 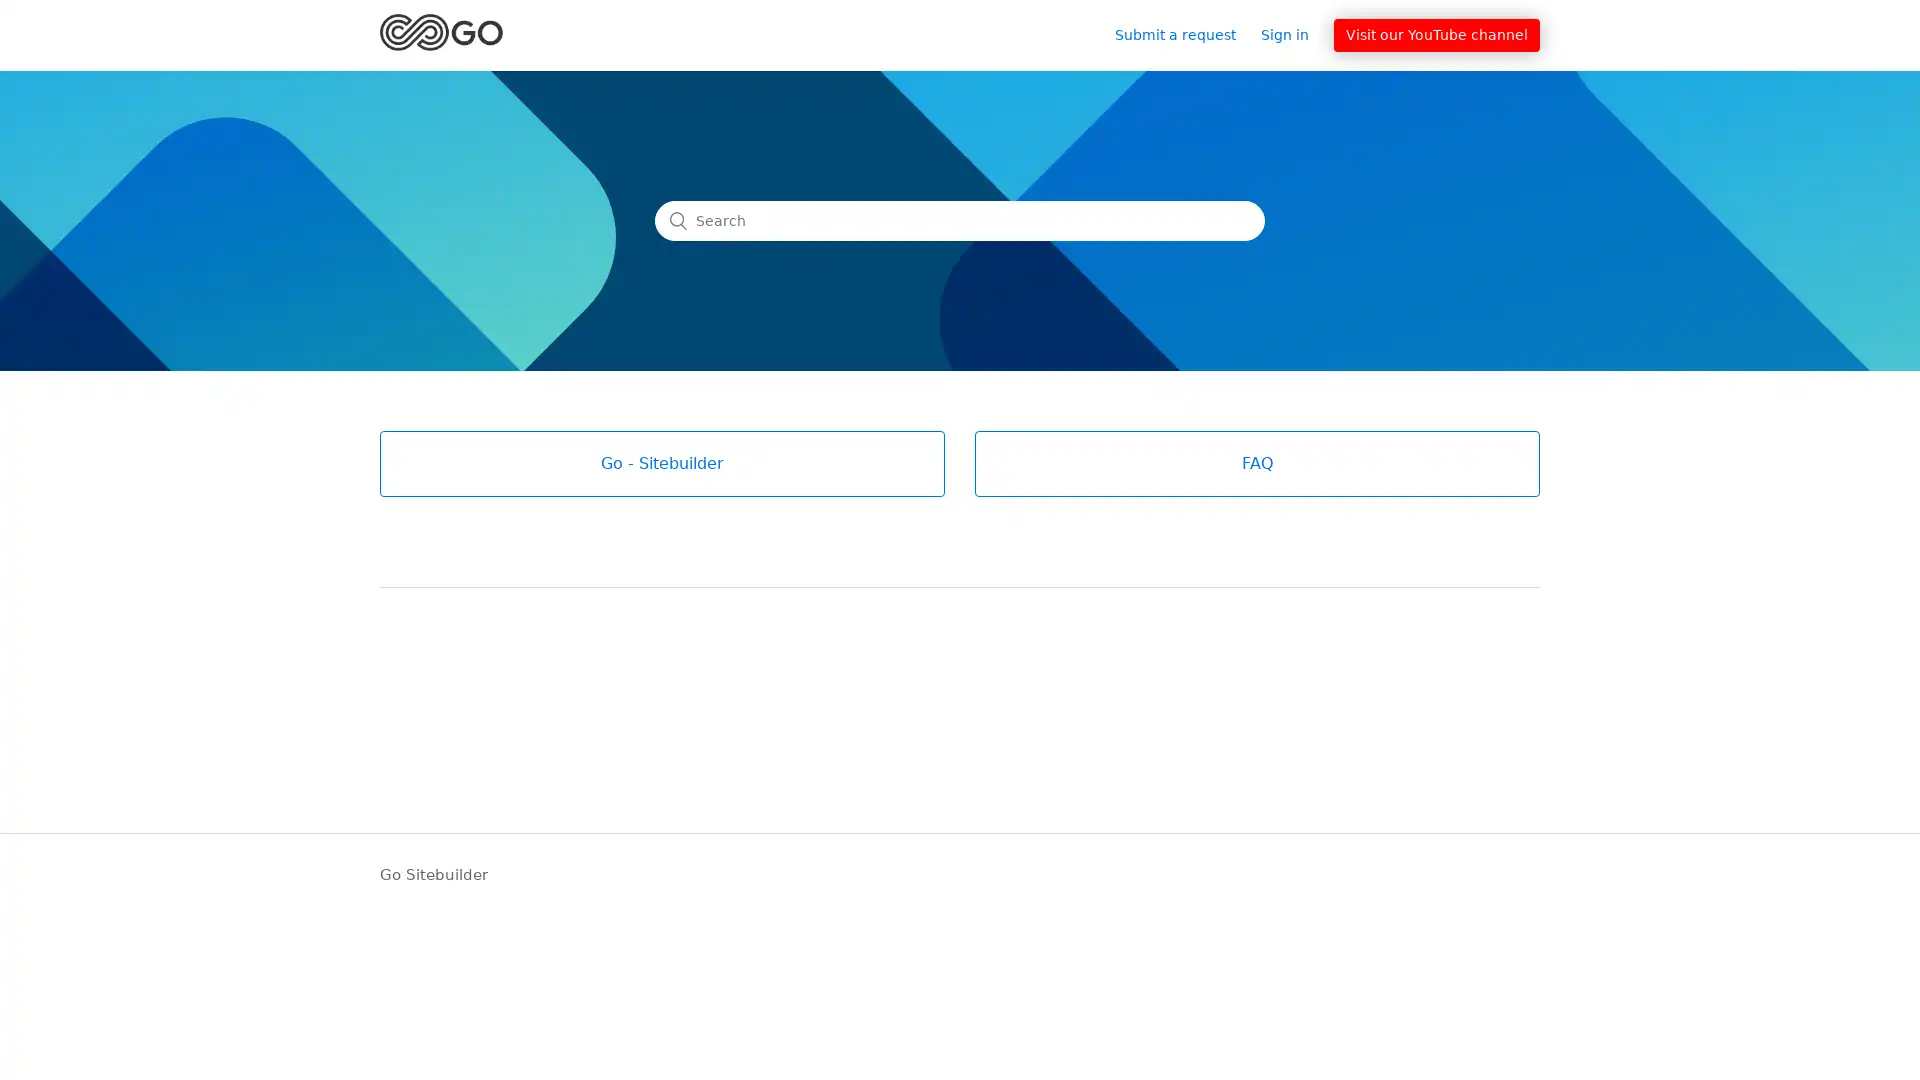 I want to click on Sign in, so click(x=1295, y=34).